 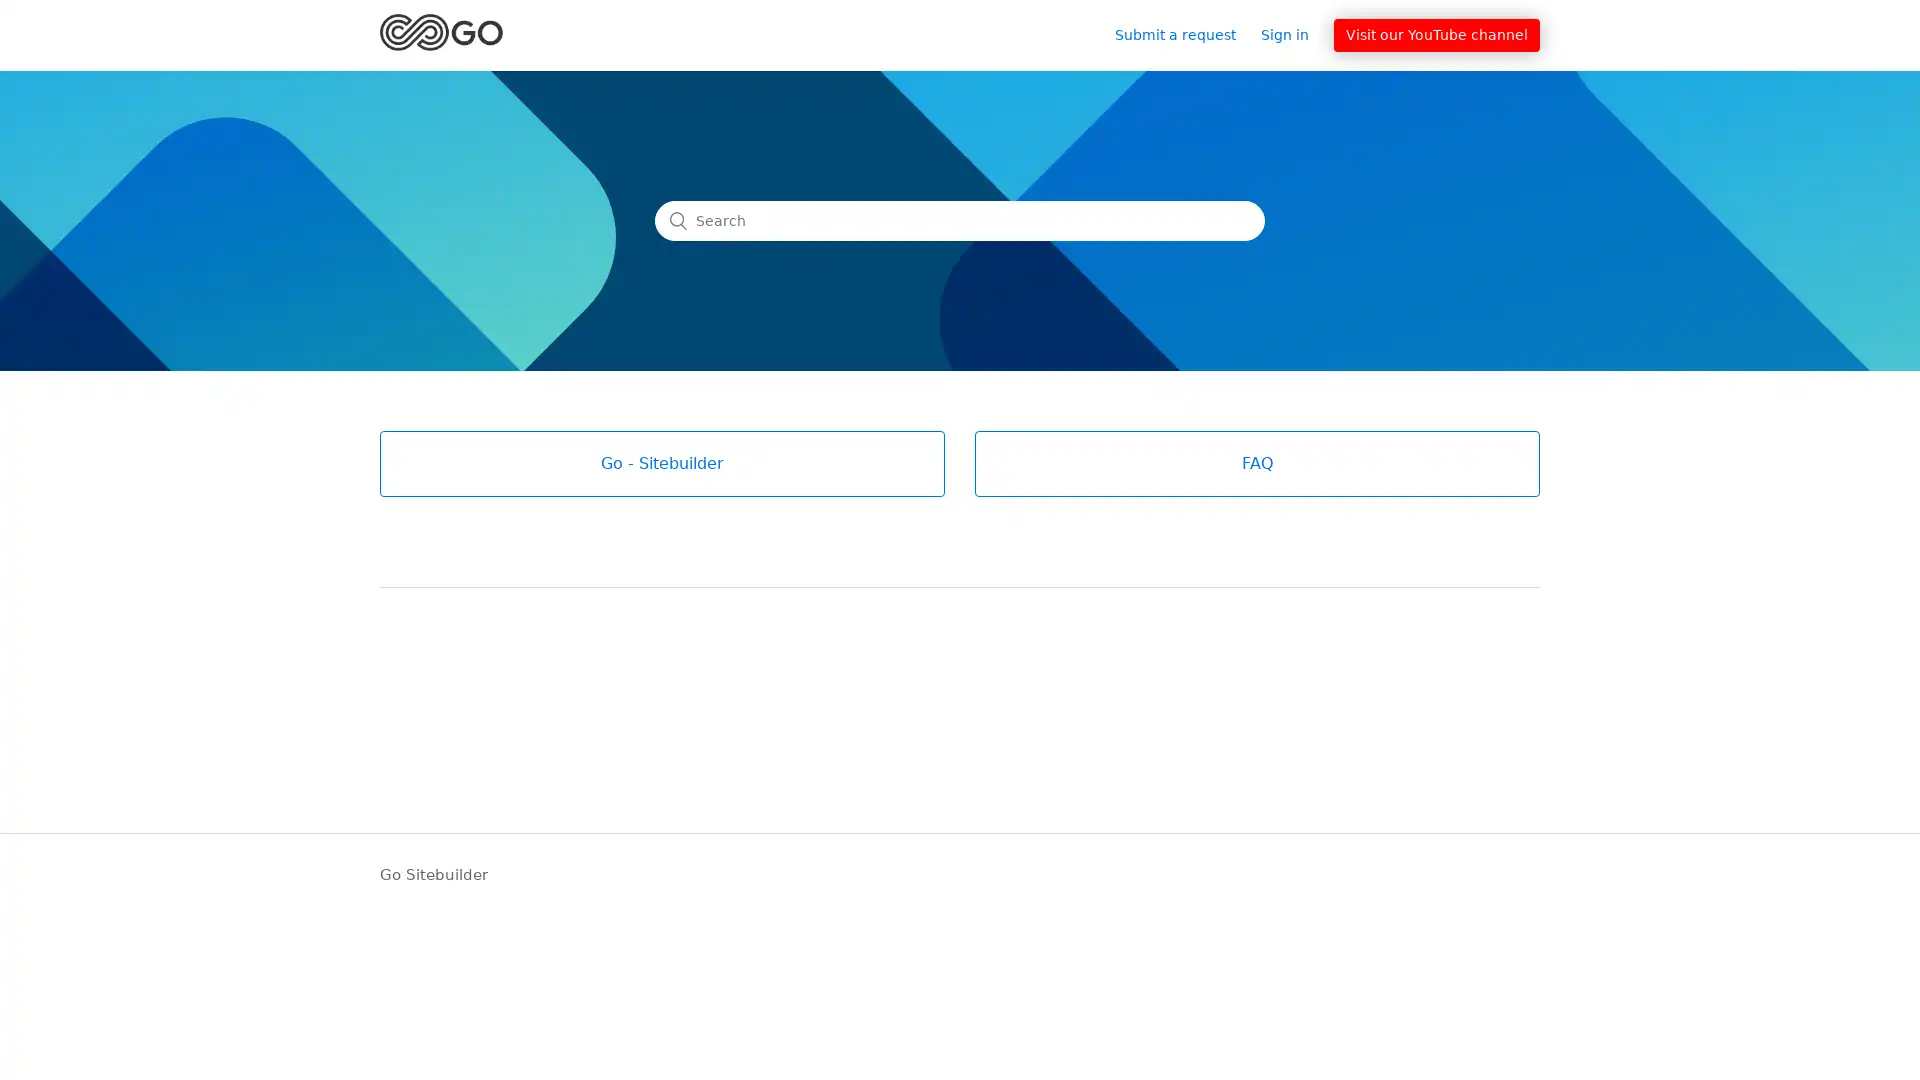 I want to click on Sign in, so click(x=1295, y=34).